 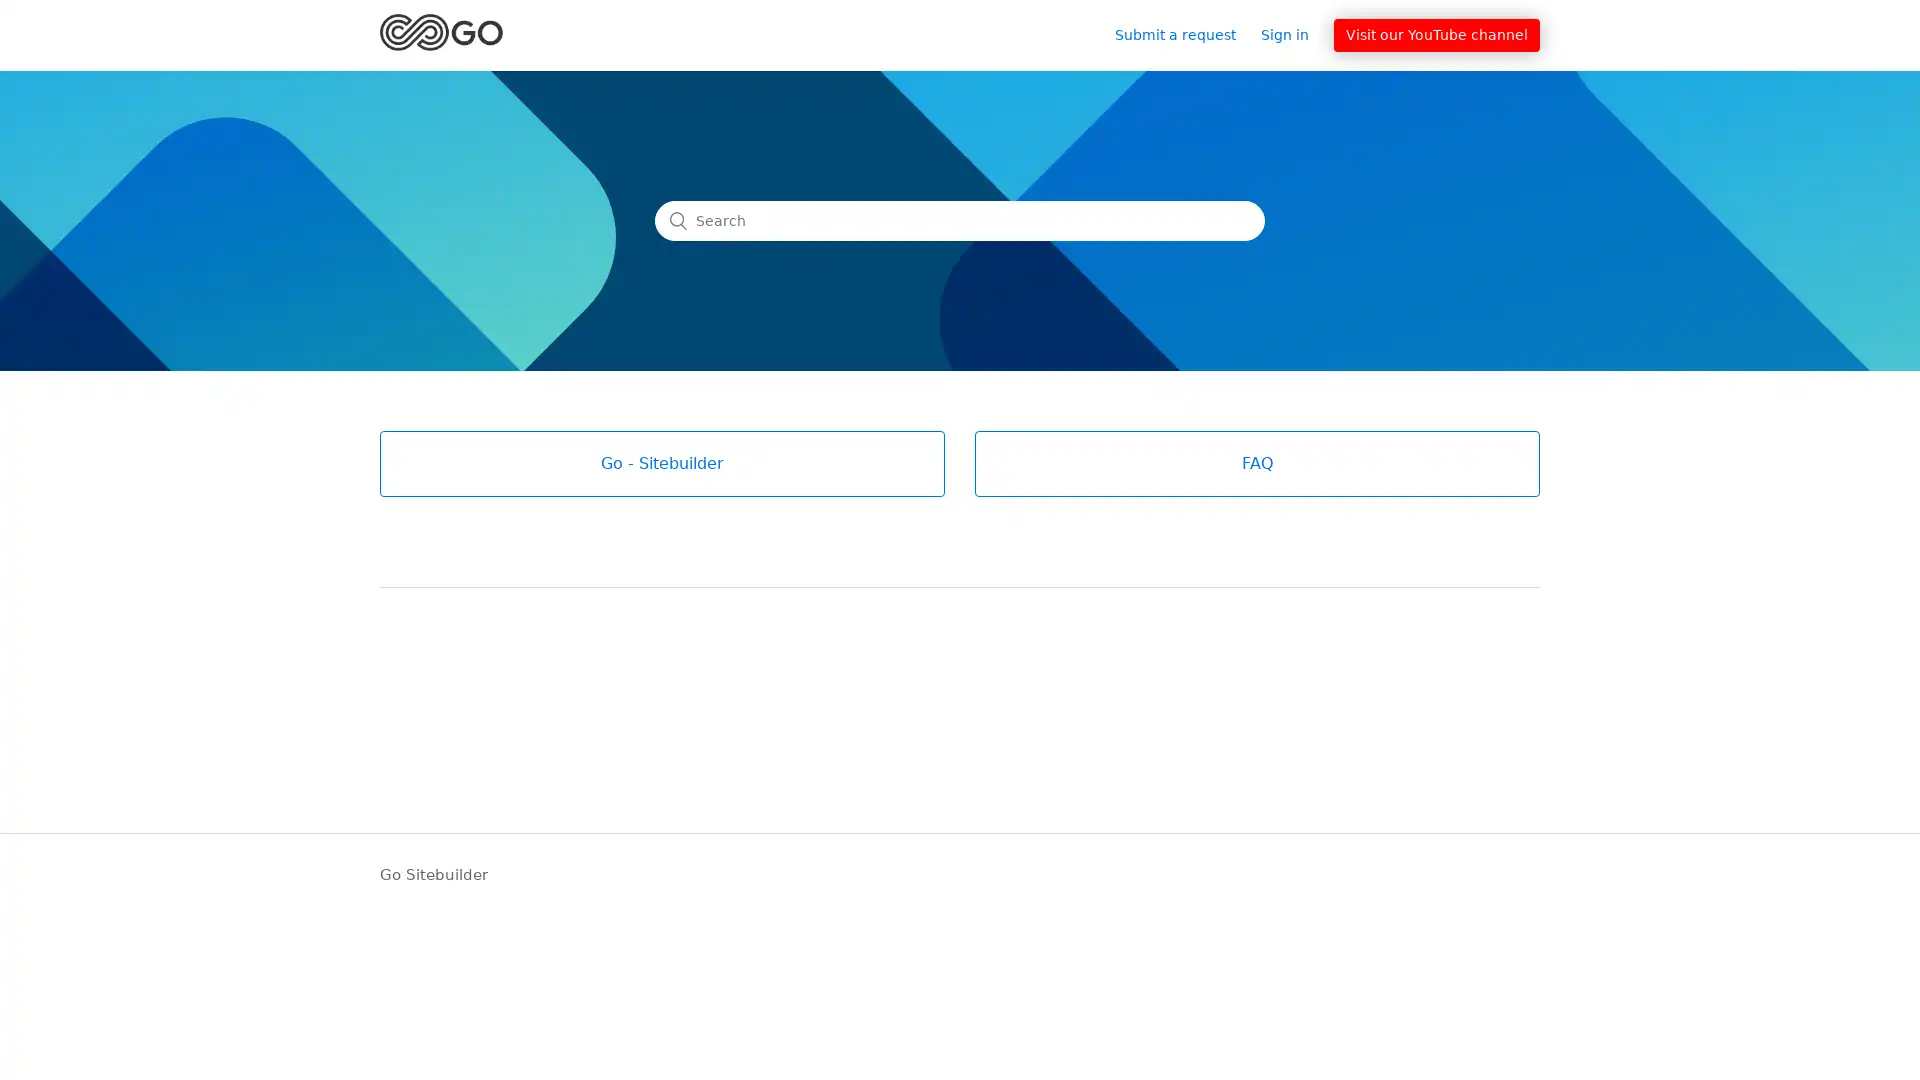 I want to click on Sign in, so click(x=1295, y=34).